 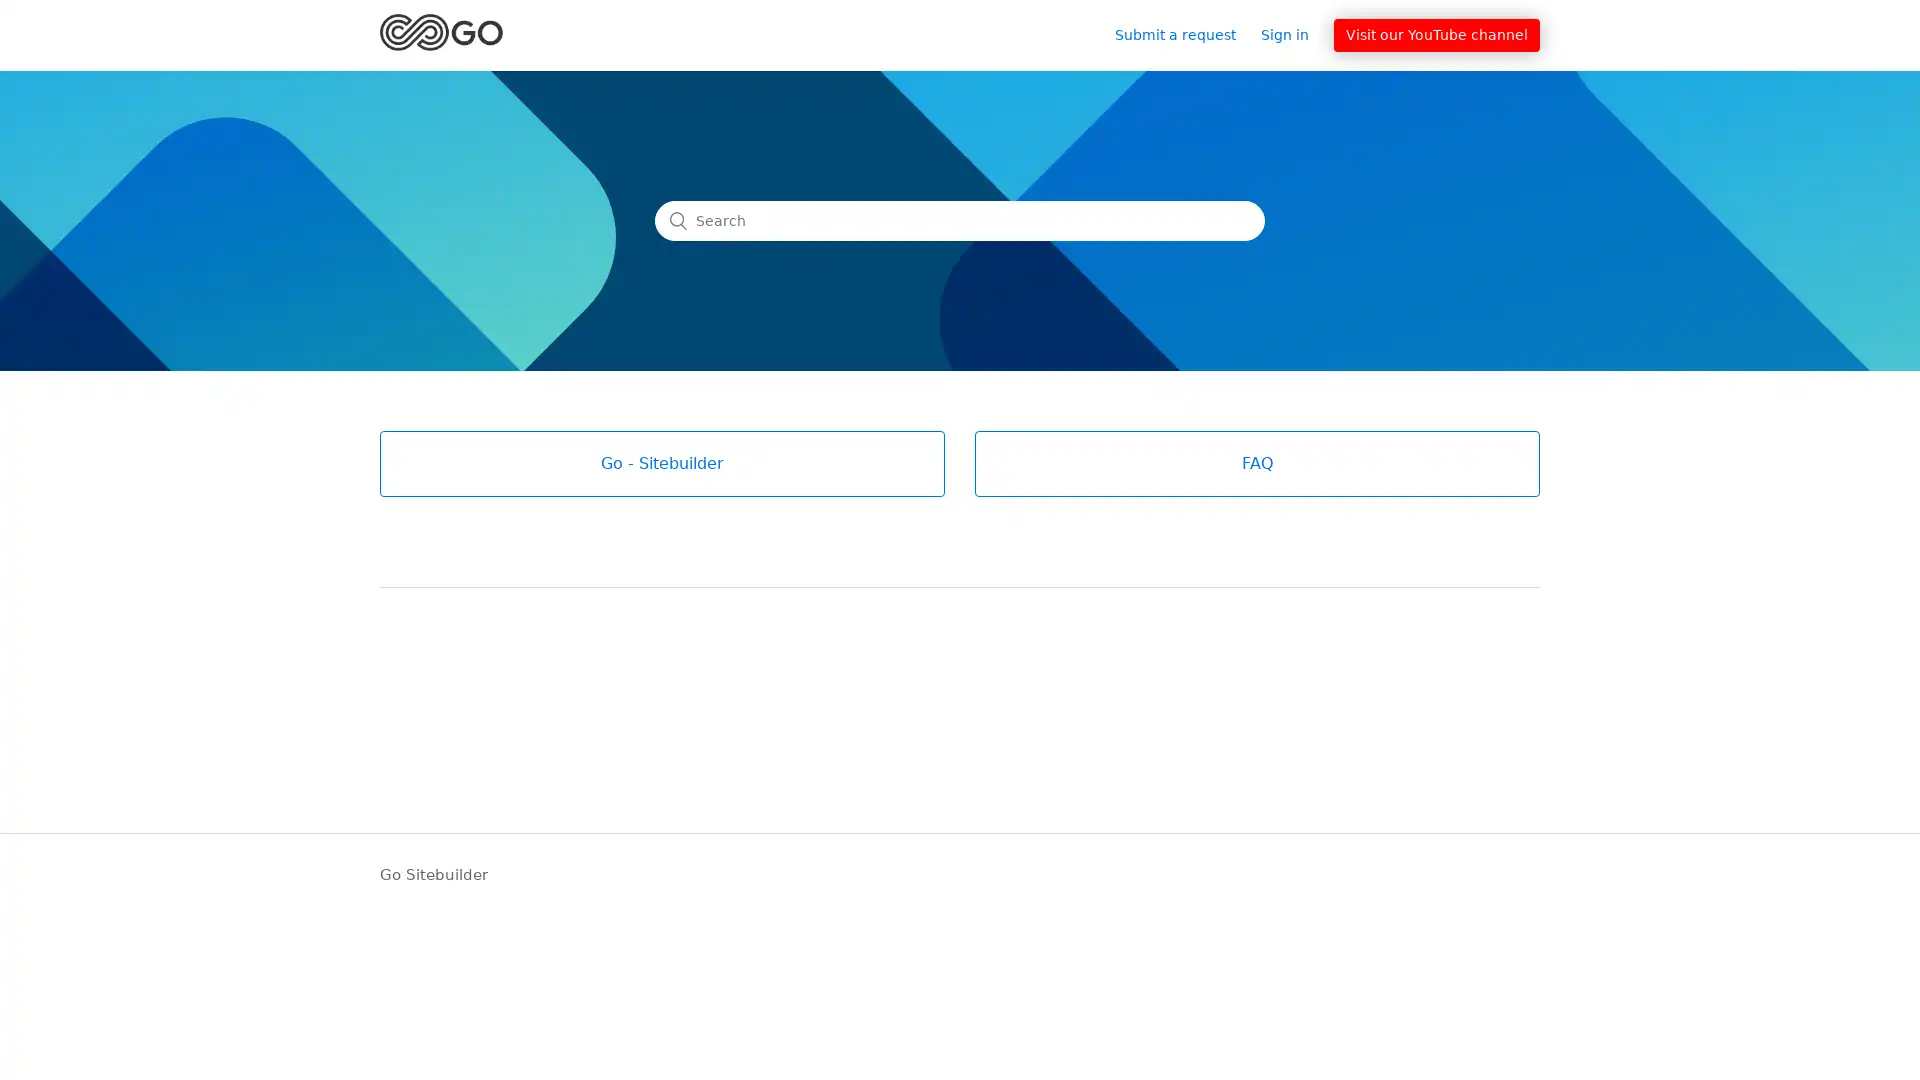 I want to click on Sign in, so click(x=1295, y=34).